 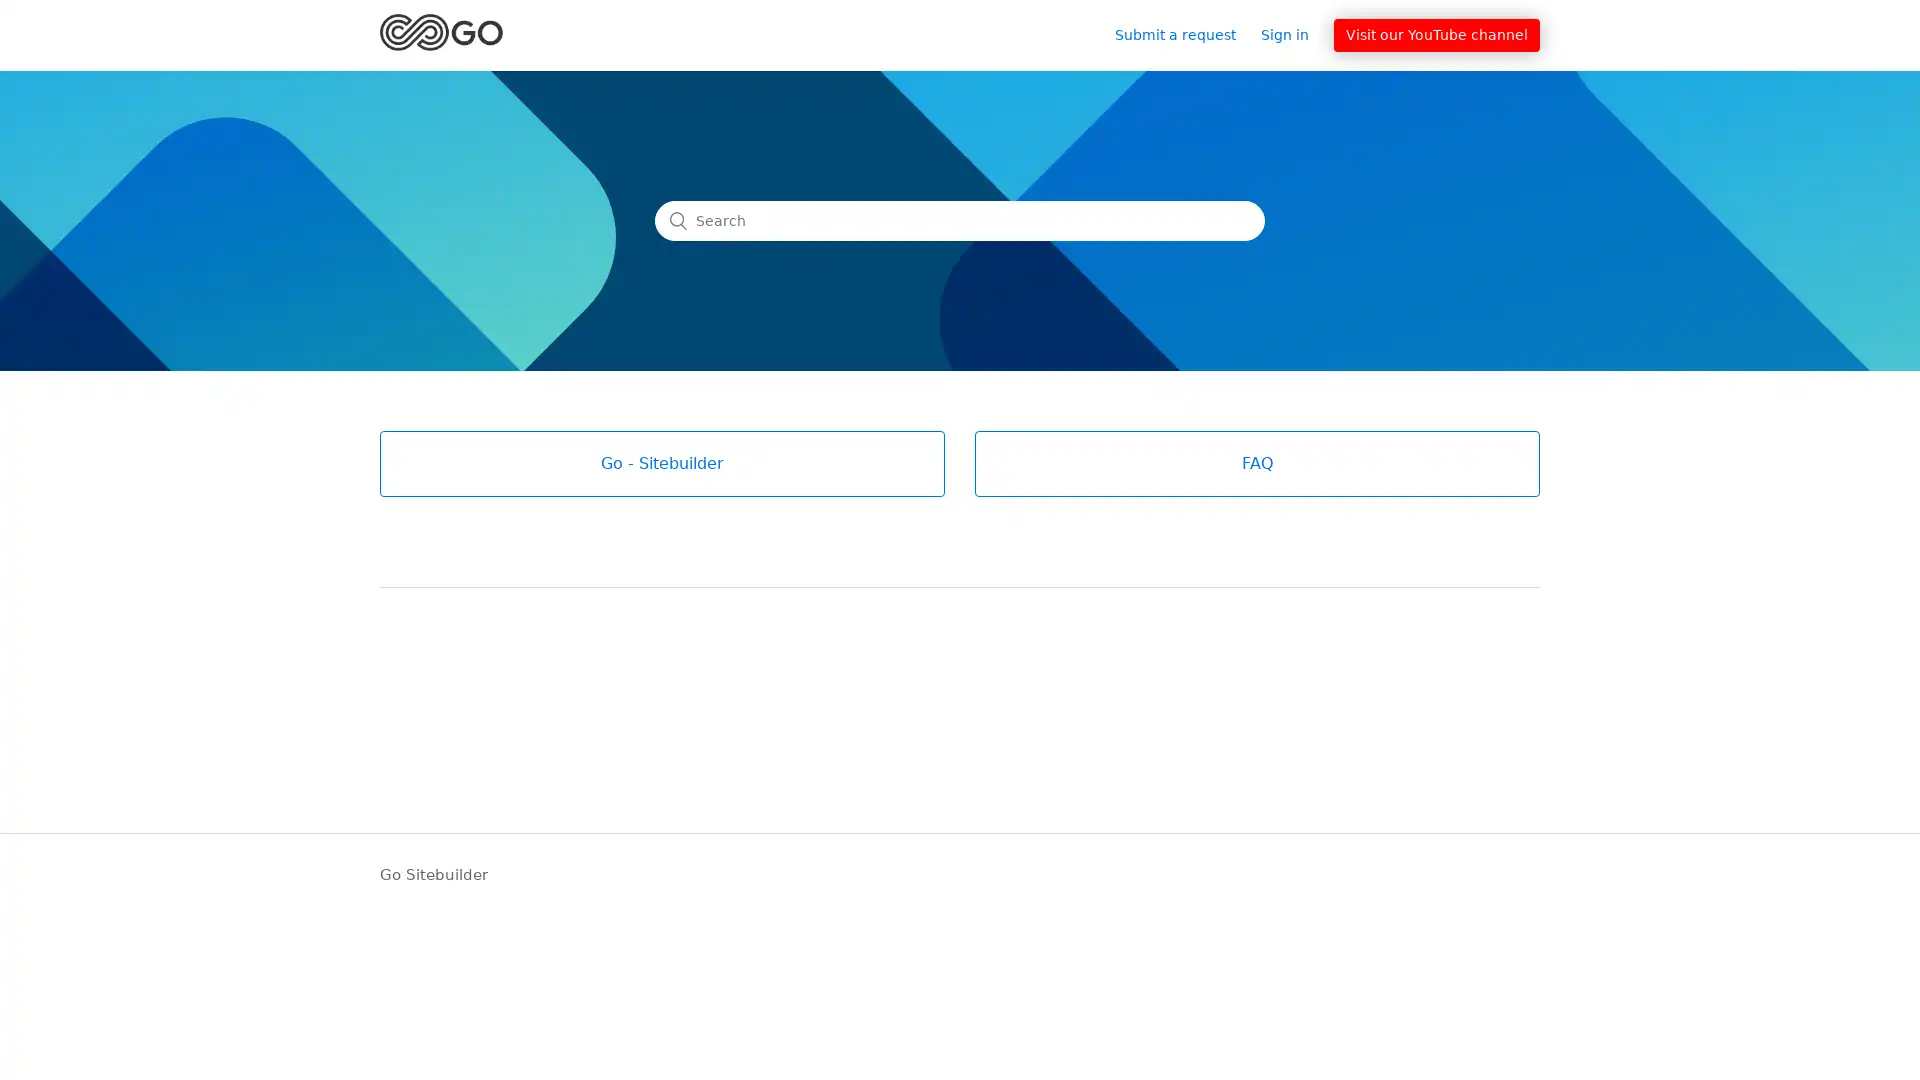 I want to click on Sign in, so click(x=1295, y=34).